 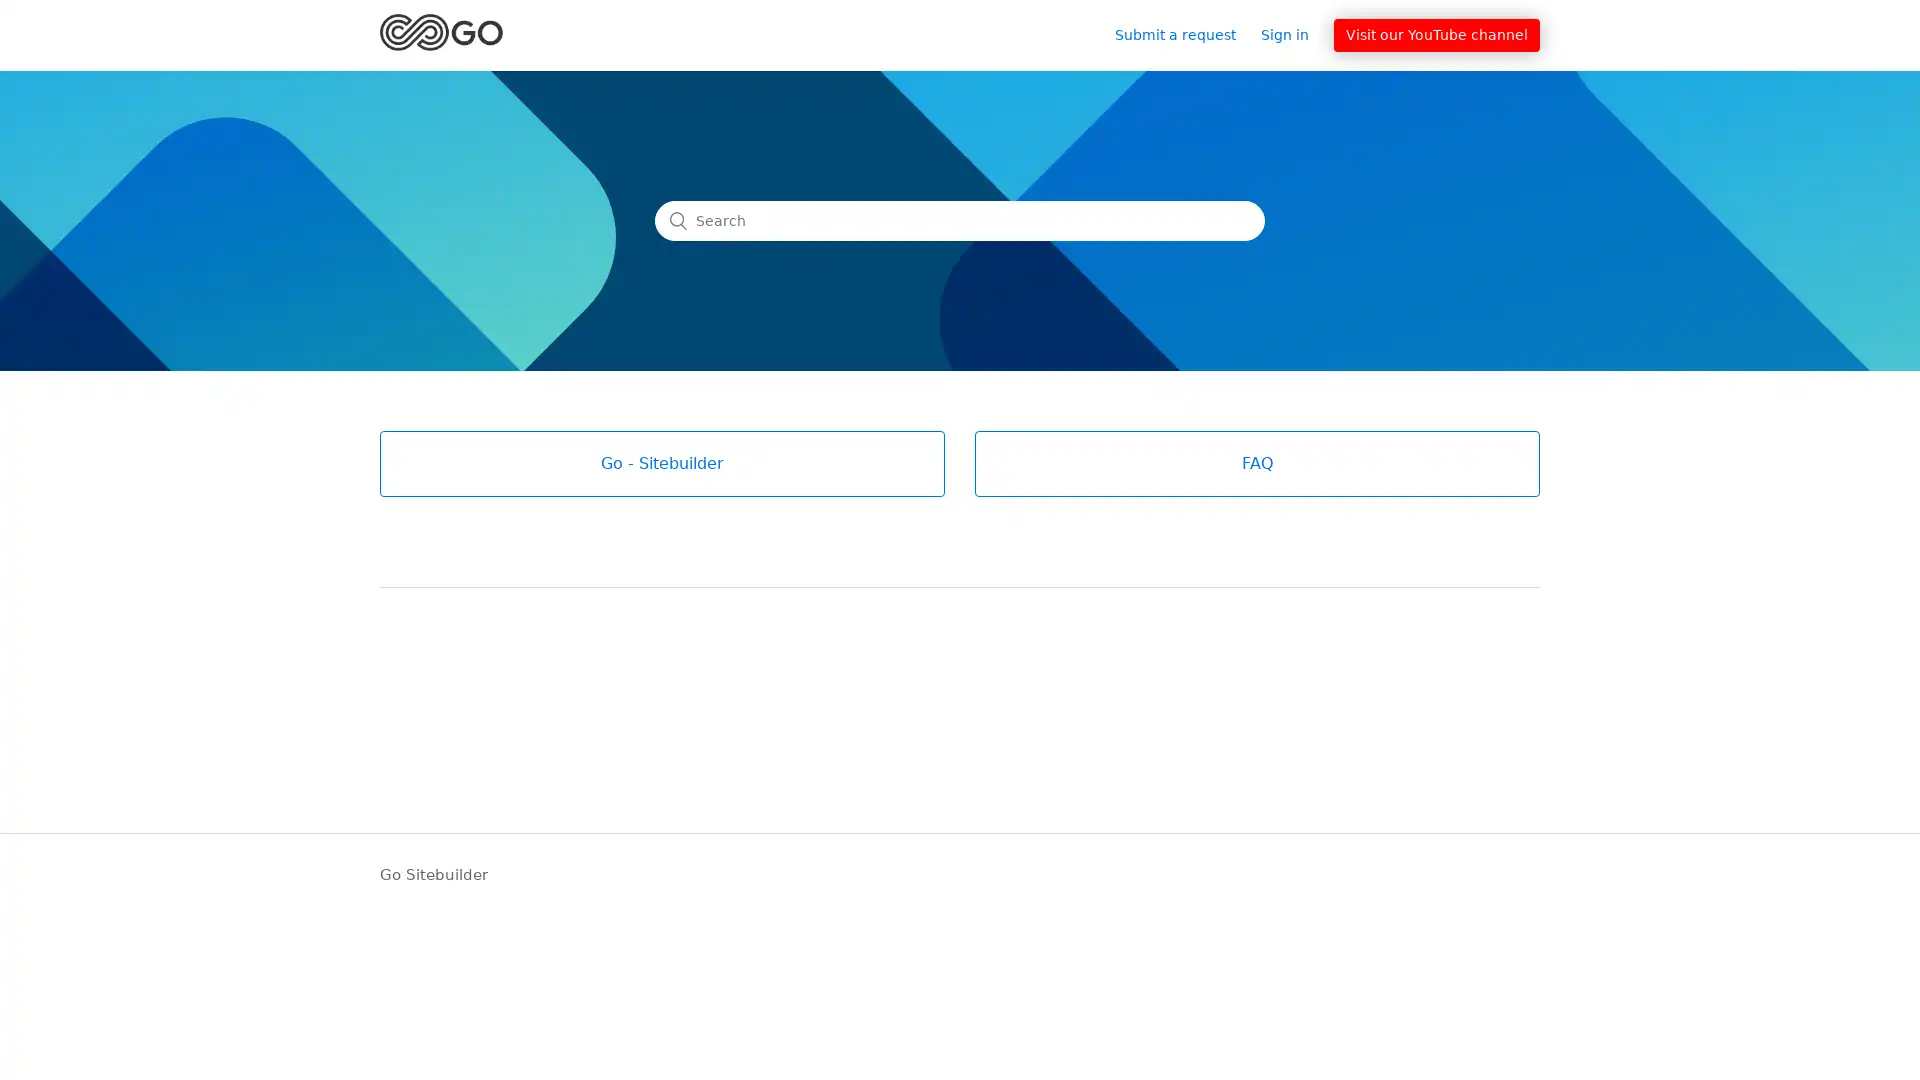 I want to click on Sign in, so click(x=1295, y=34).